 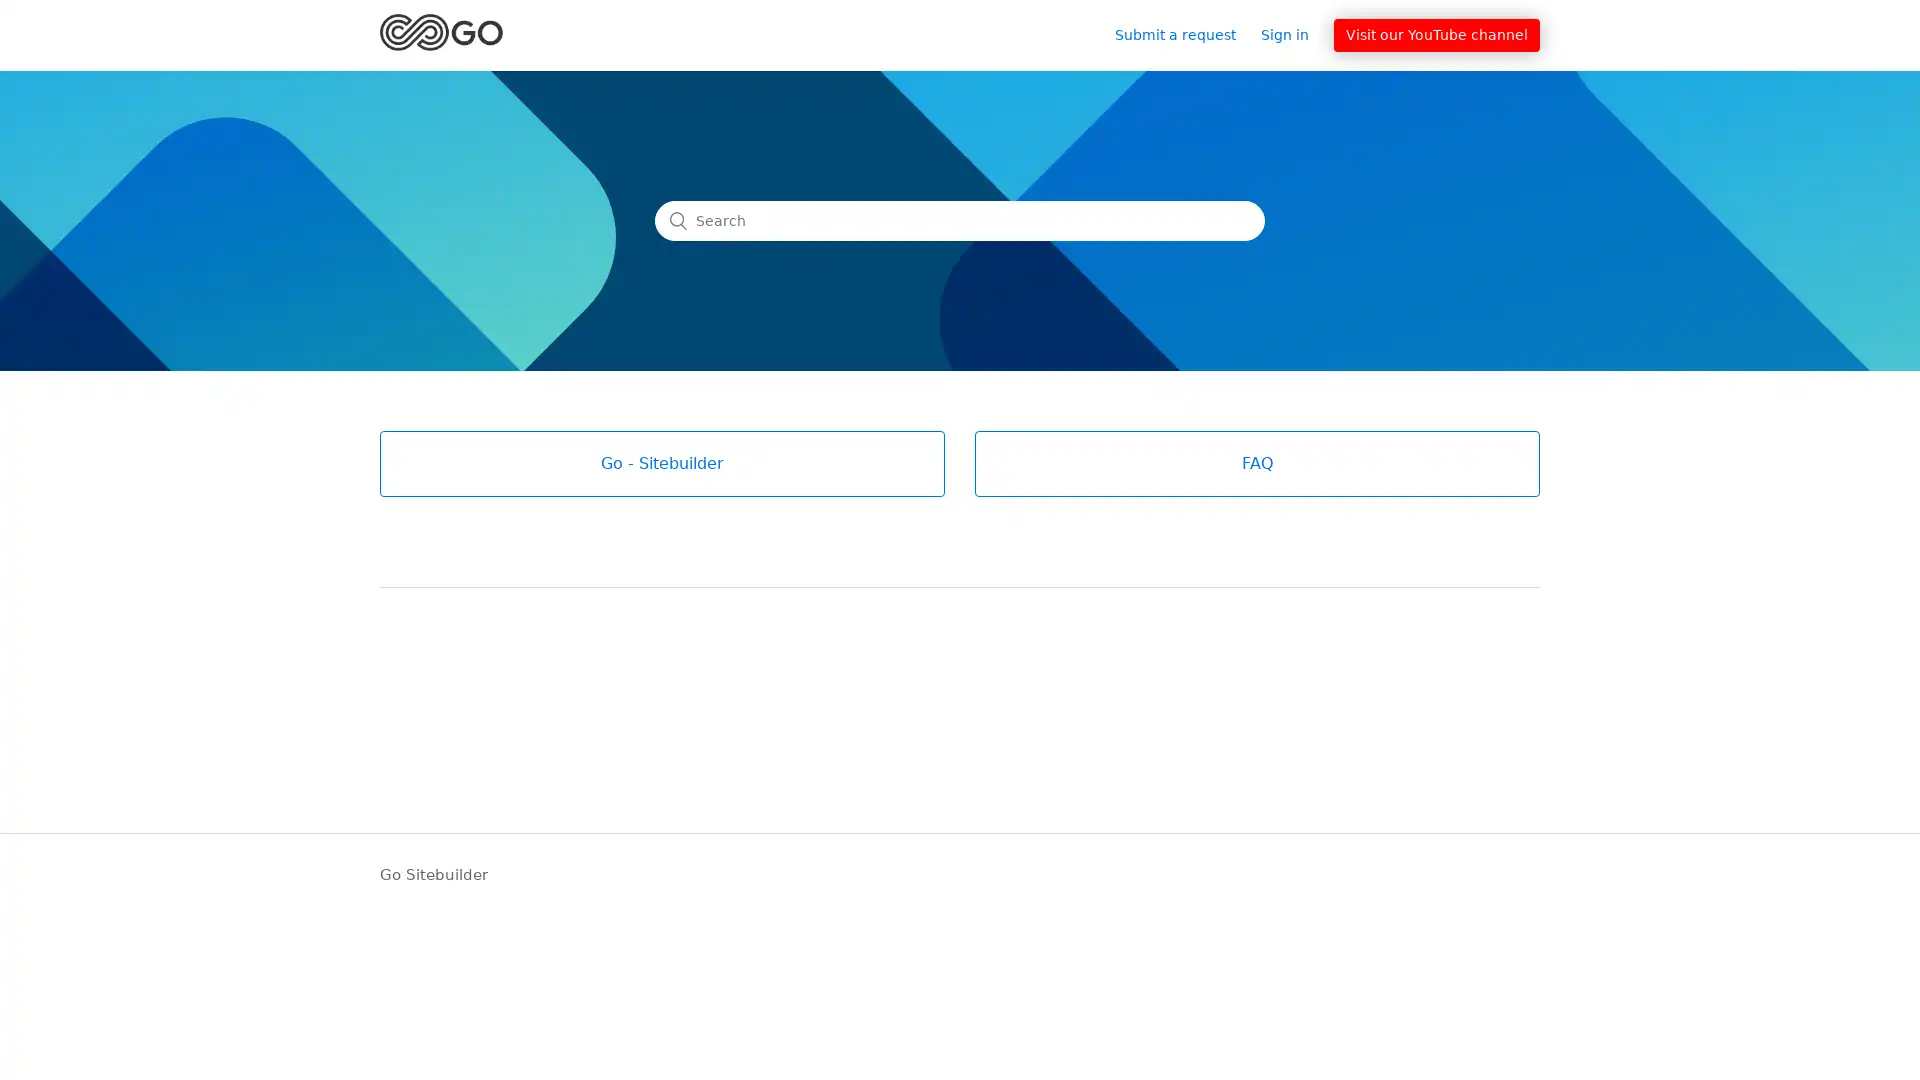 I want to click on Sign in, so click(x=1295, y=34).